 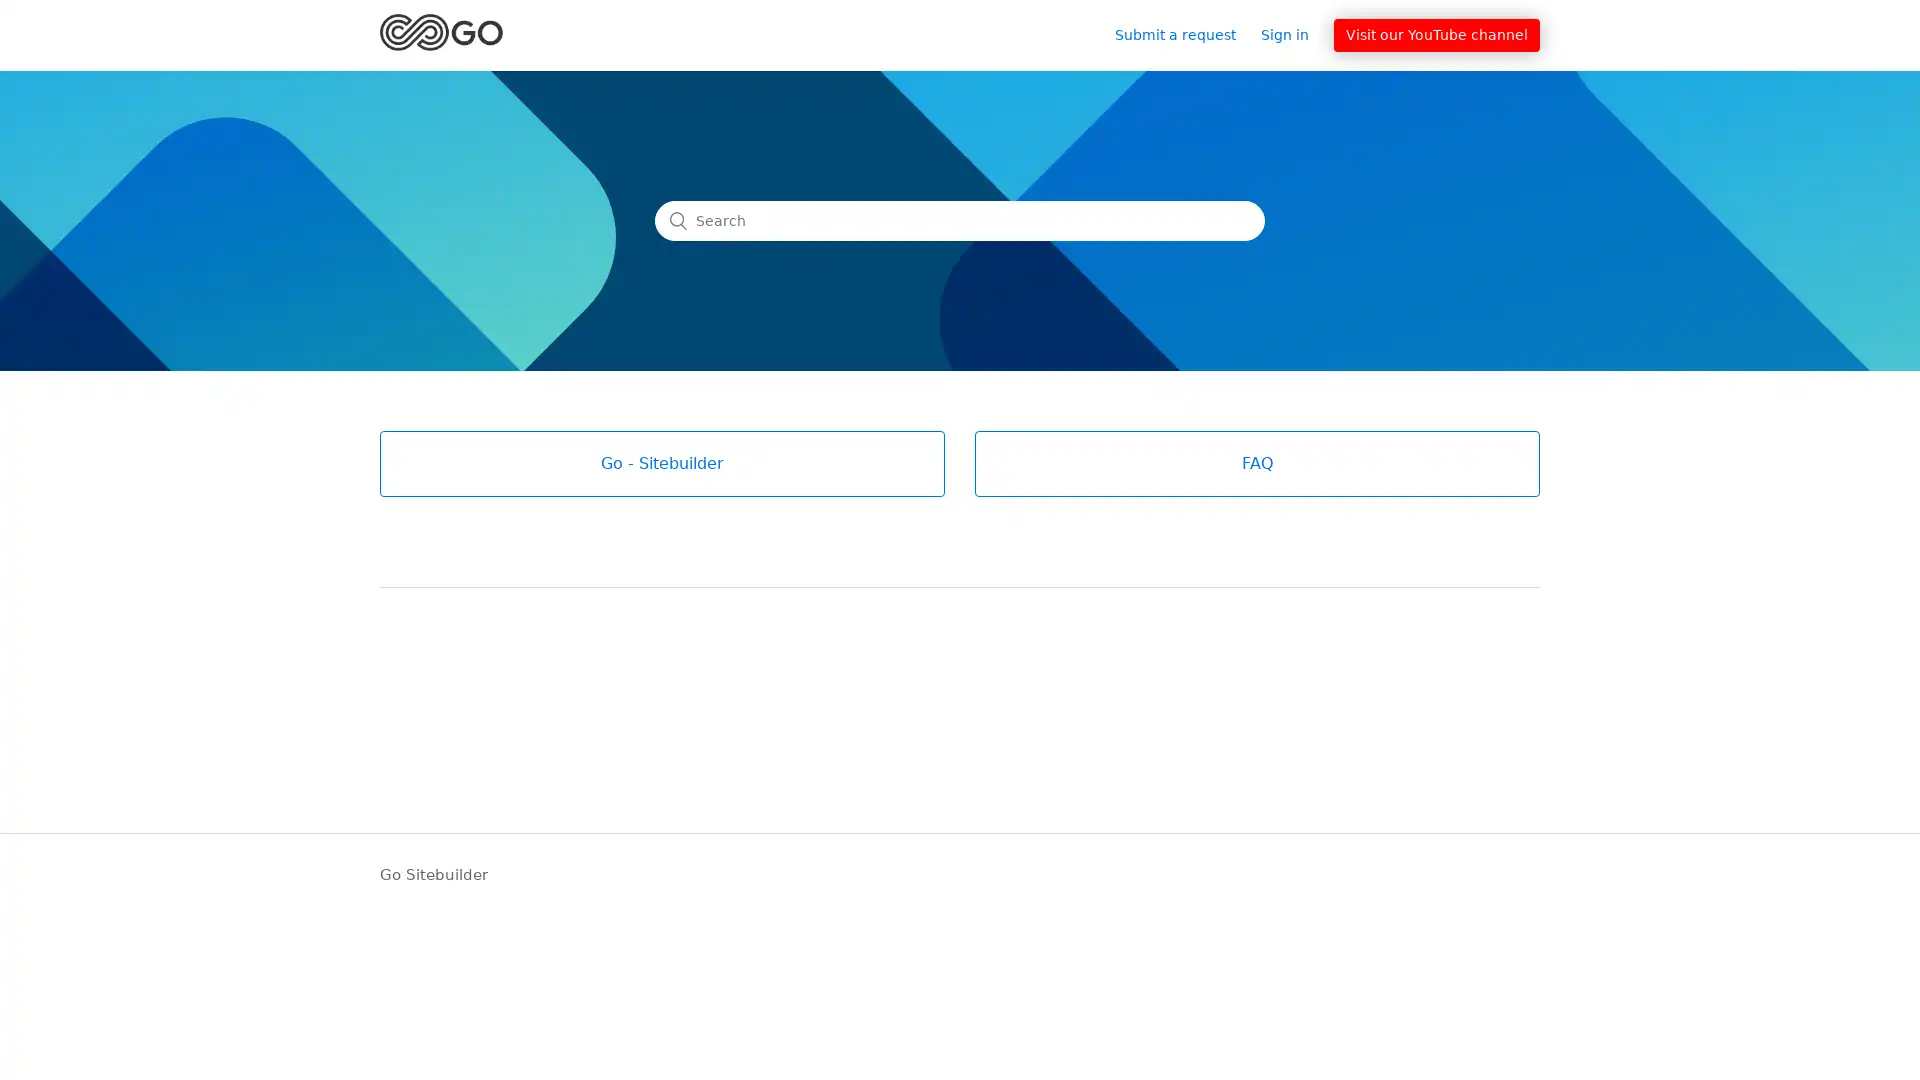 I want to click on Sign in, so click(x=1295, y=34).